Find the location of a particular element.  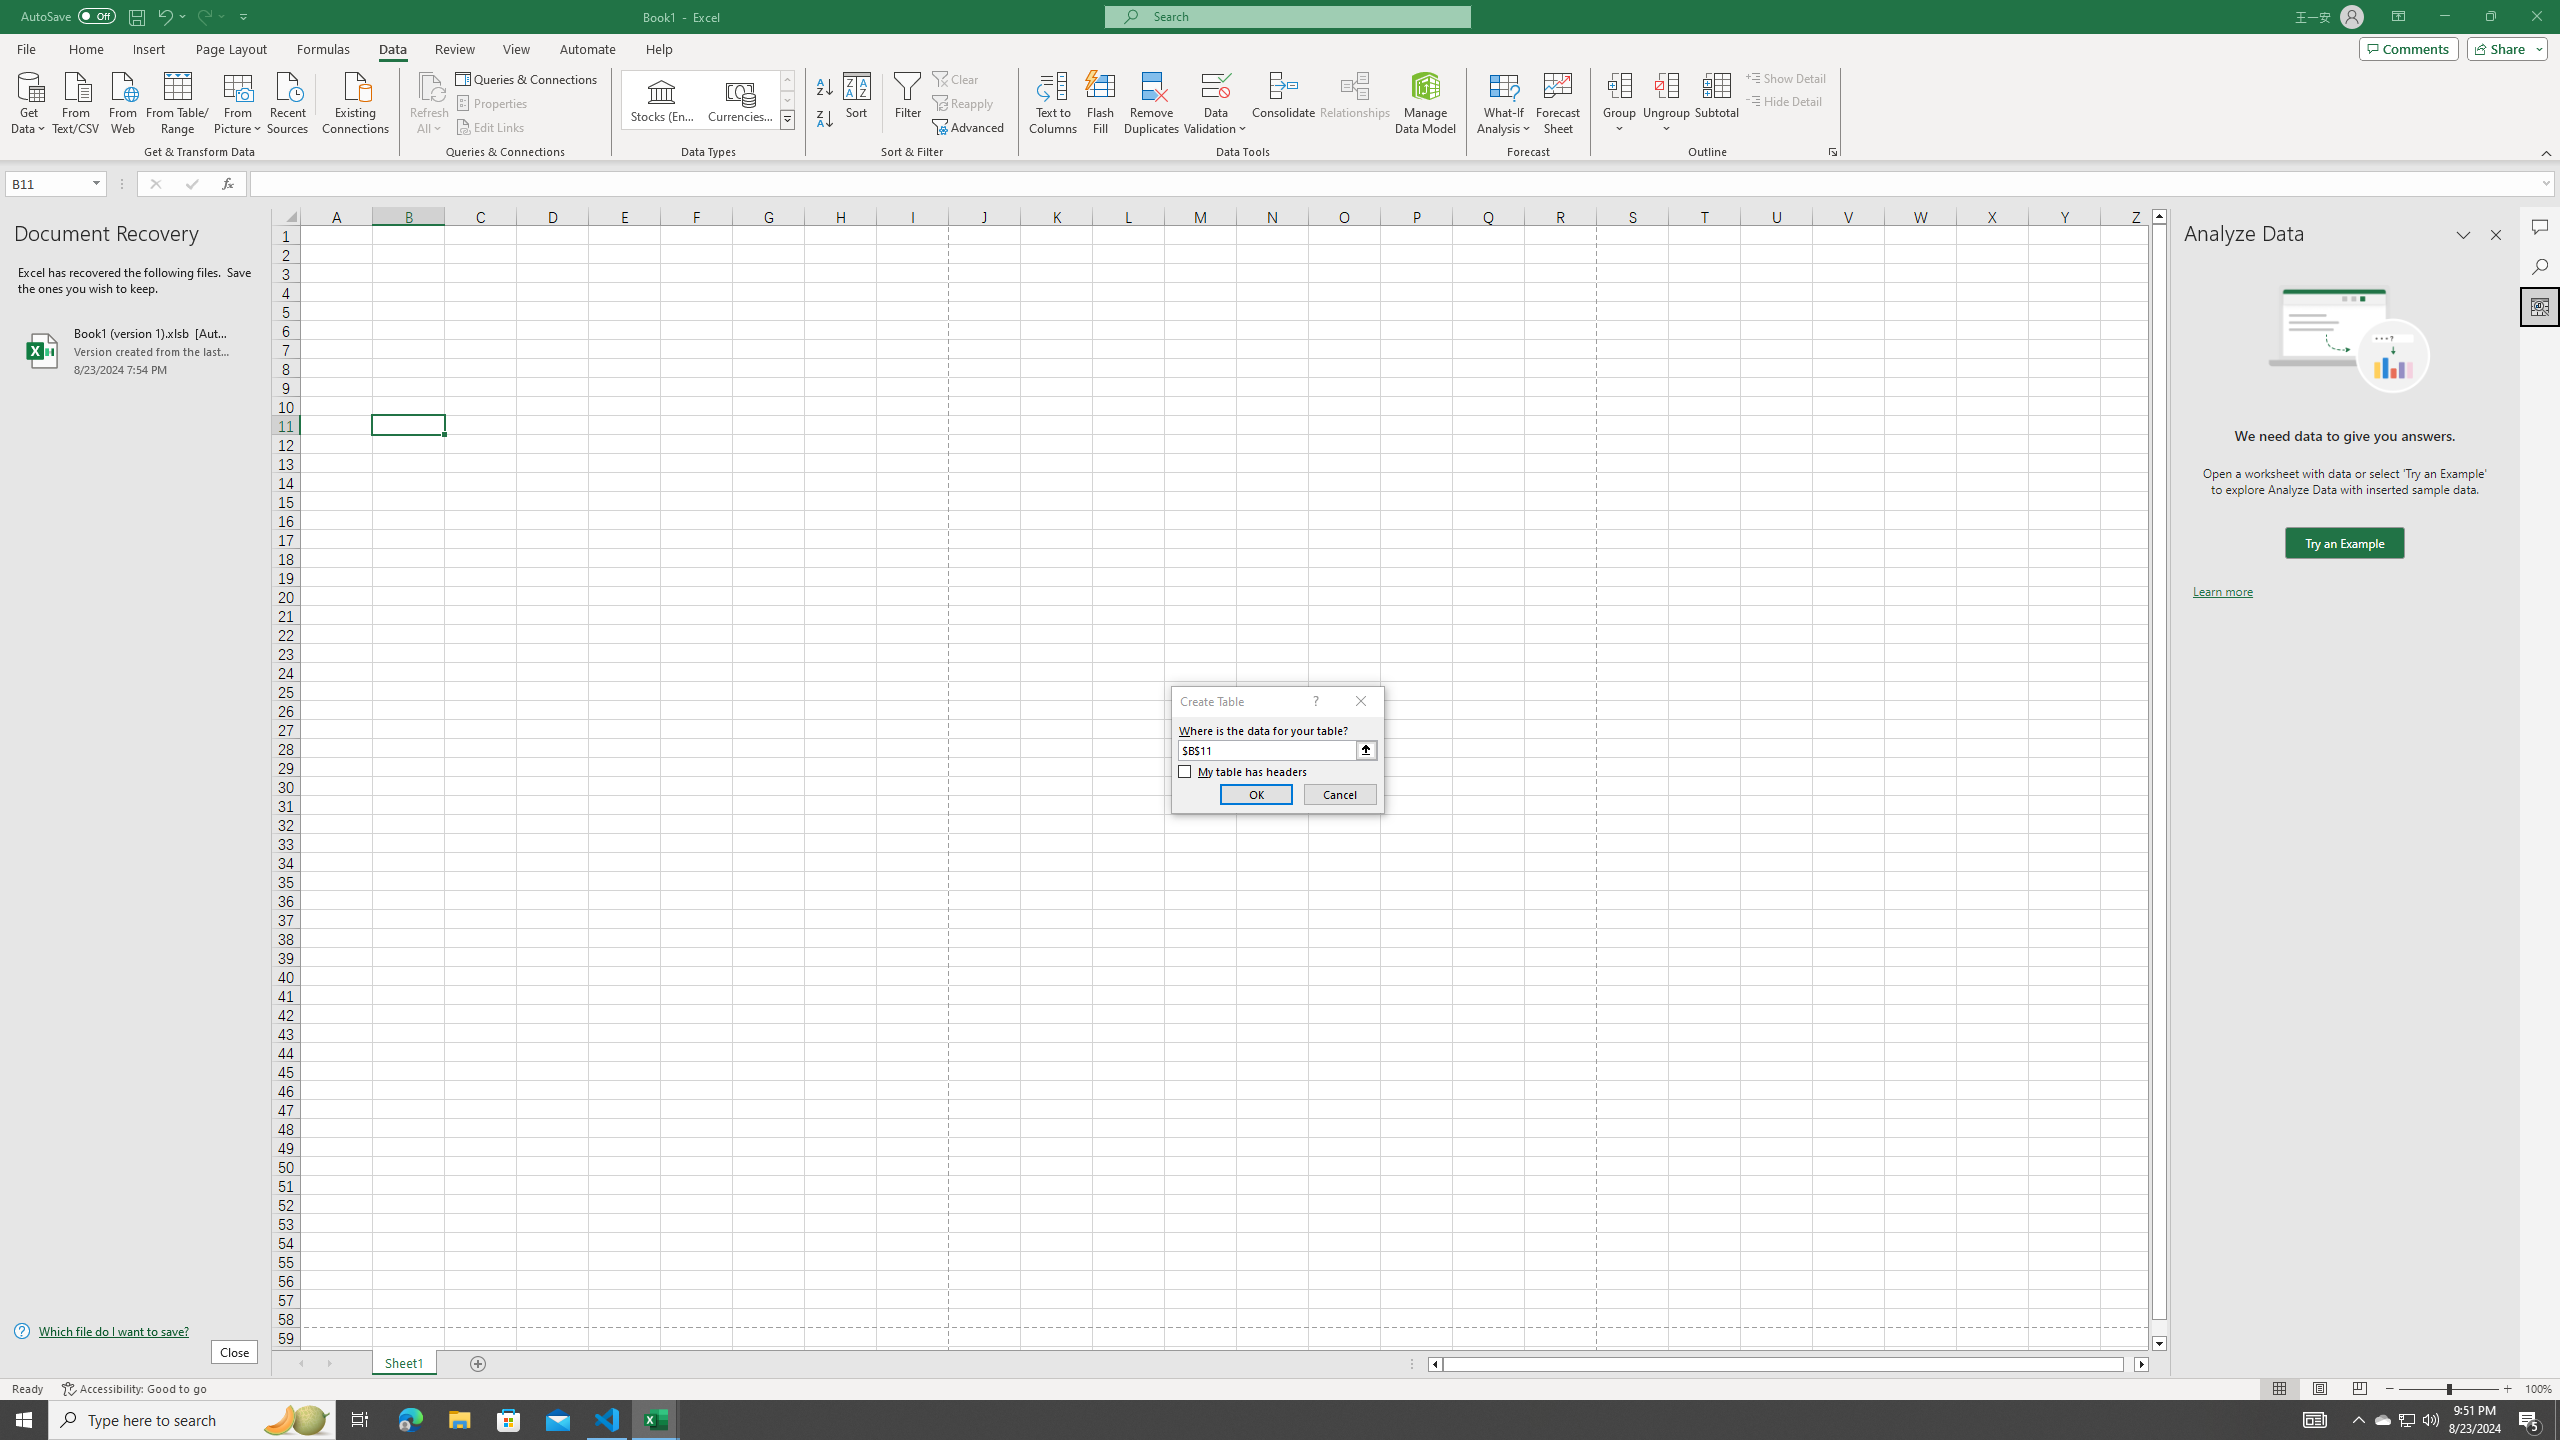

'What-If Analysis' is located at coordinates (1504, 103).